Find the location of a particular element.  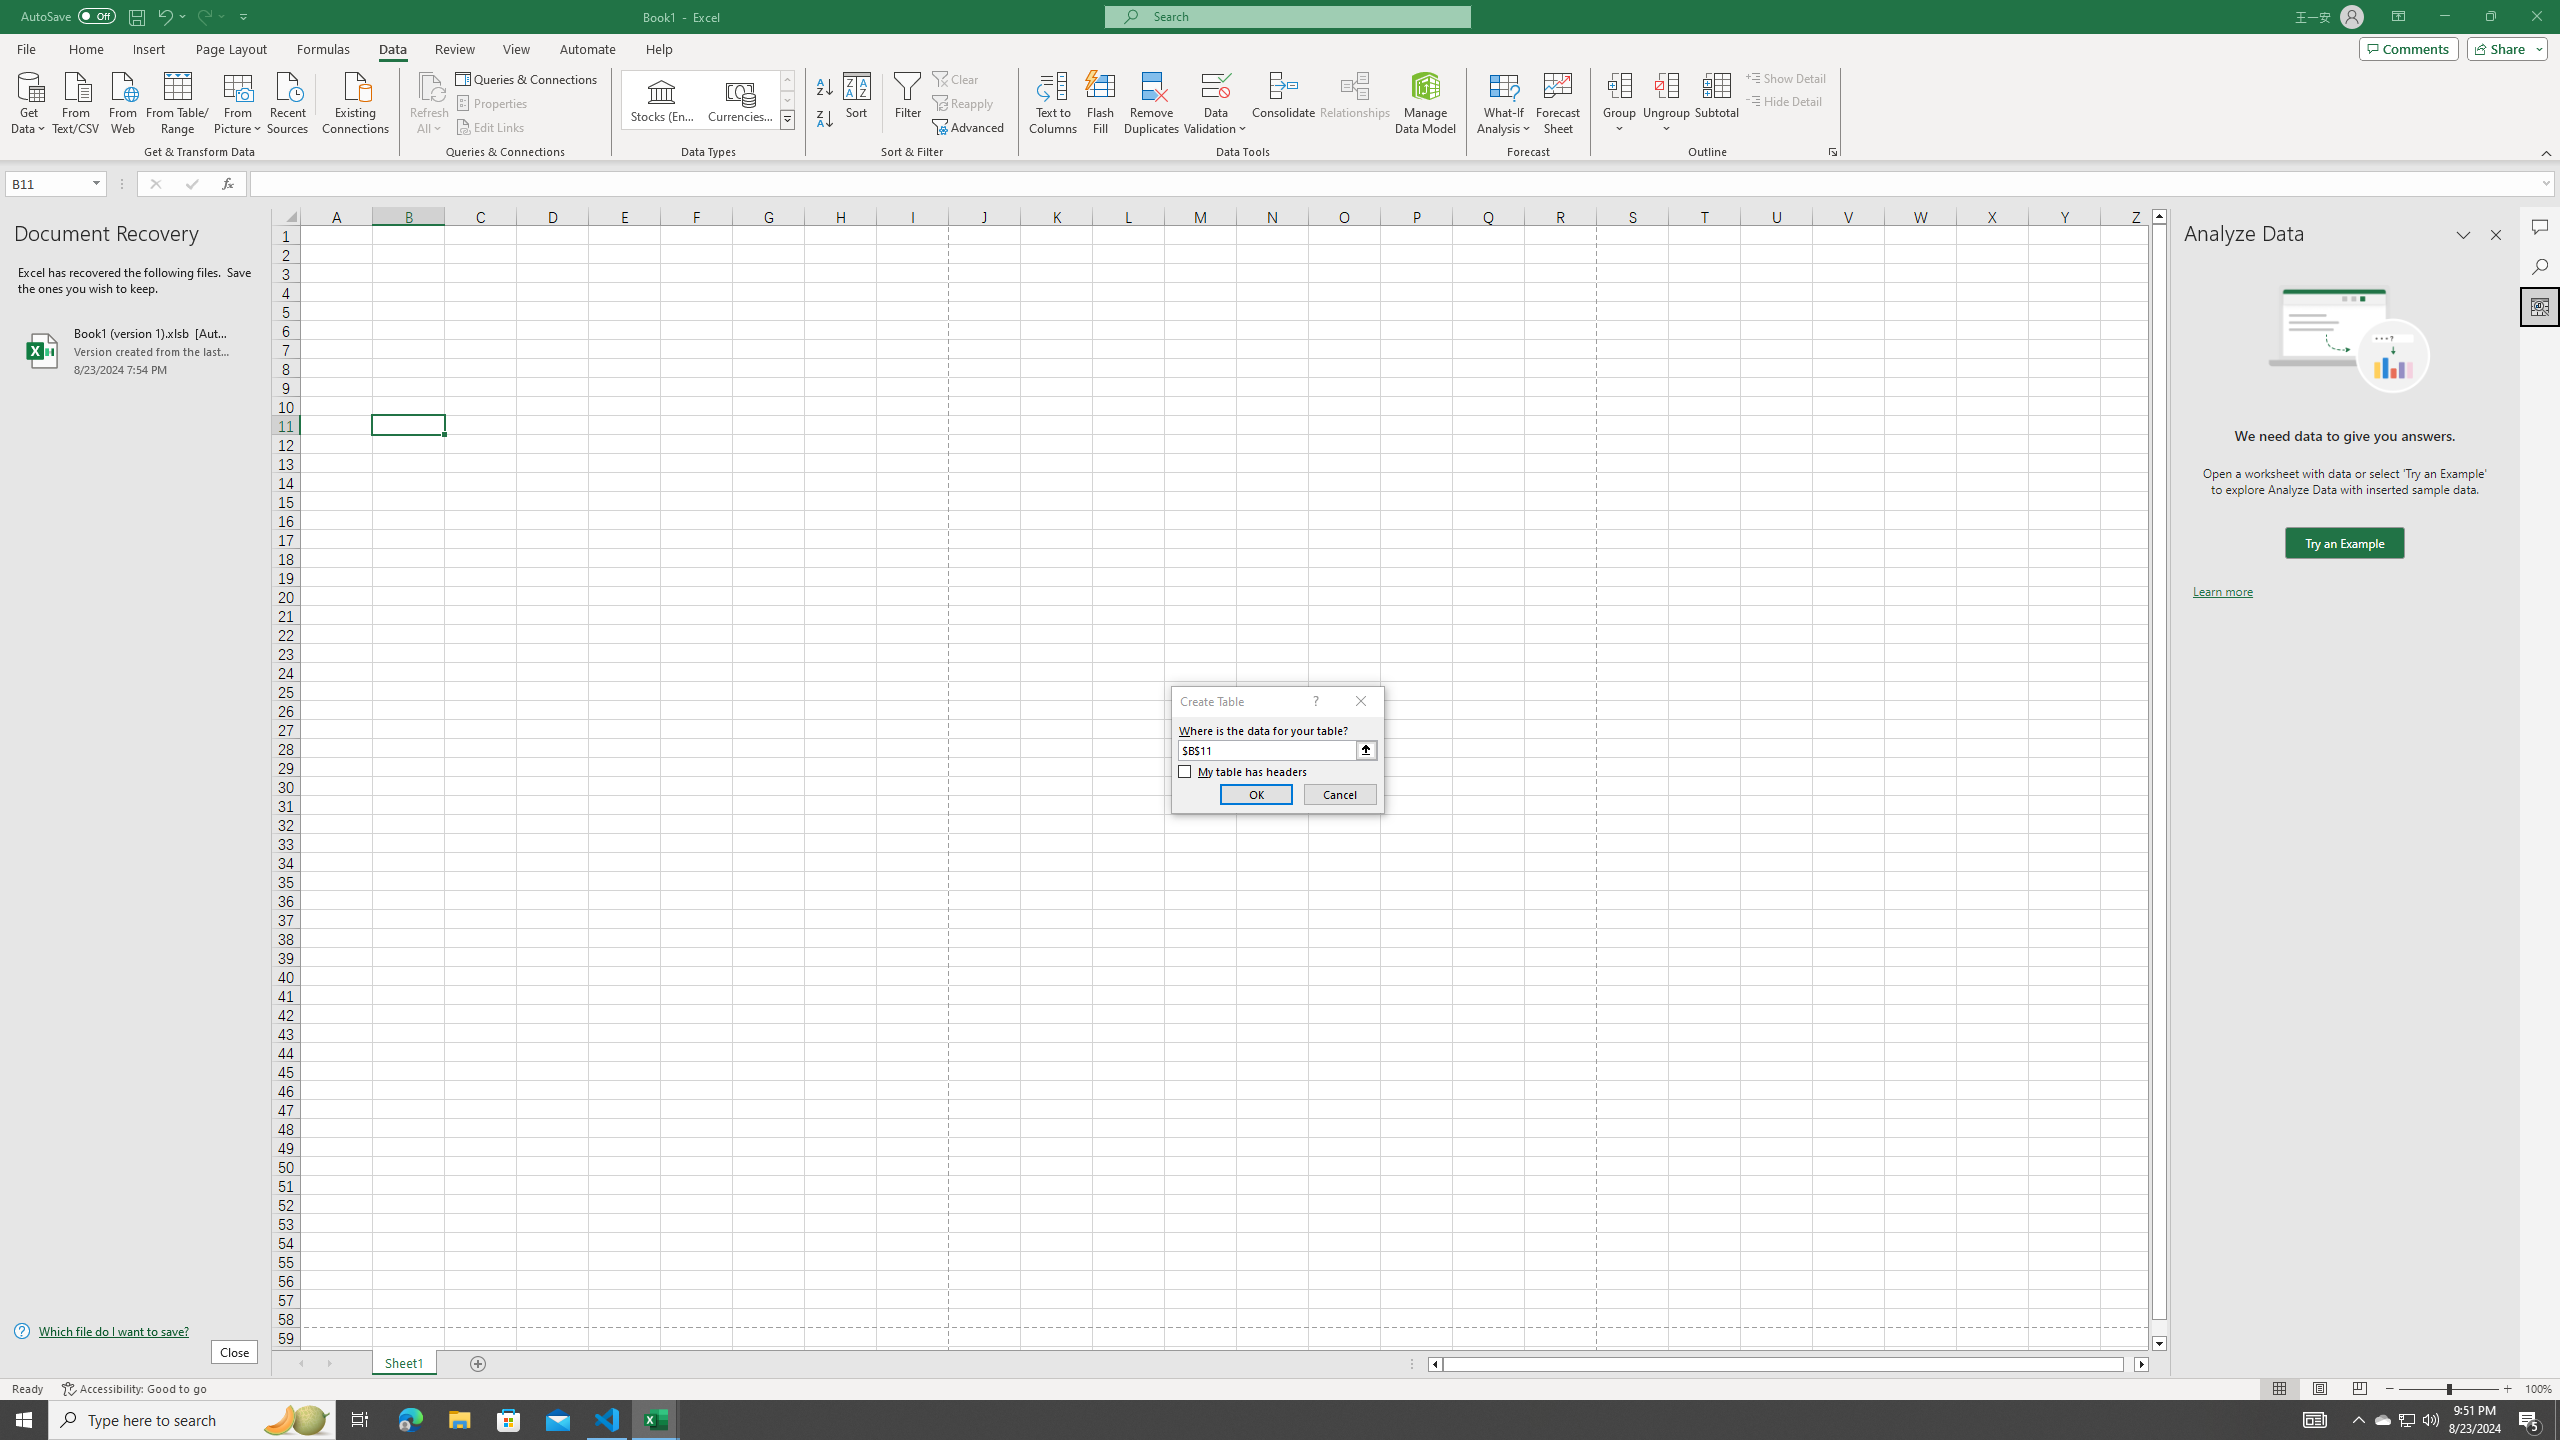

'What-If Analysis' is located at coordinates (1504, 103).